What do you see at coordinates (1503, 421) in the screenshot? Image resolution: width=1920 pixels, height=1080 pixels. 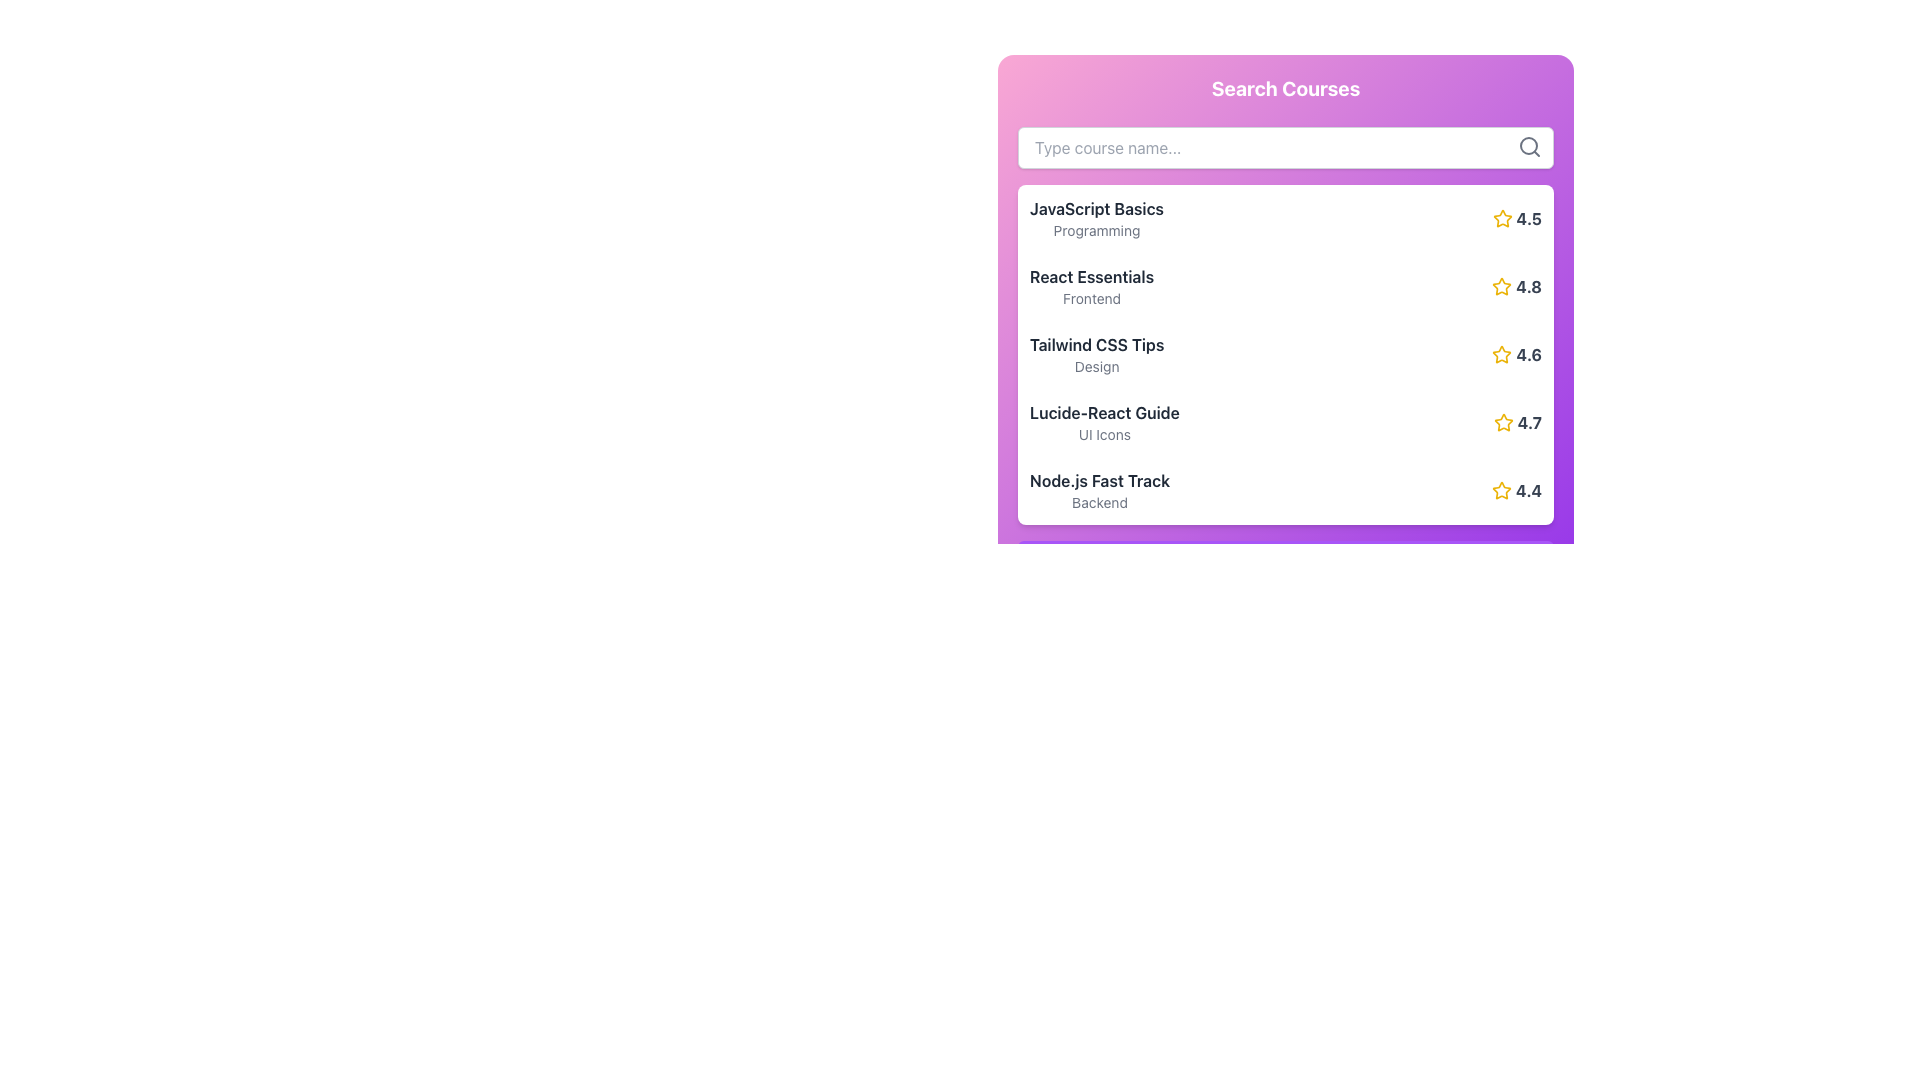 I see `the fourth yellow star icon in the rating visualization system, which is aligned with the 'Lucide-React Guide' list item and positioned next to the text '4.7'` at bounding box center [1503, 421].